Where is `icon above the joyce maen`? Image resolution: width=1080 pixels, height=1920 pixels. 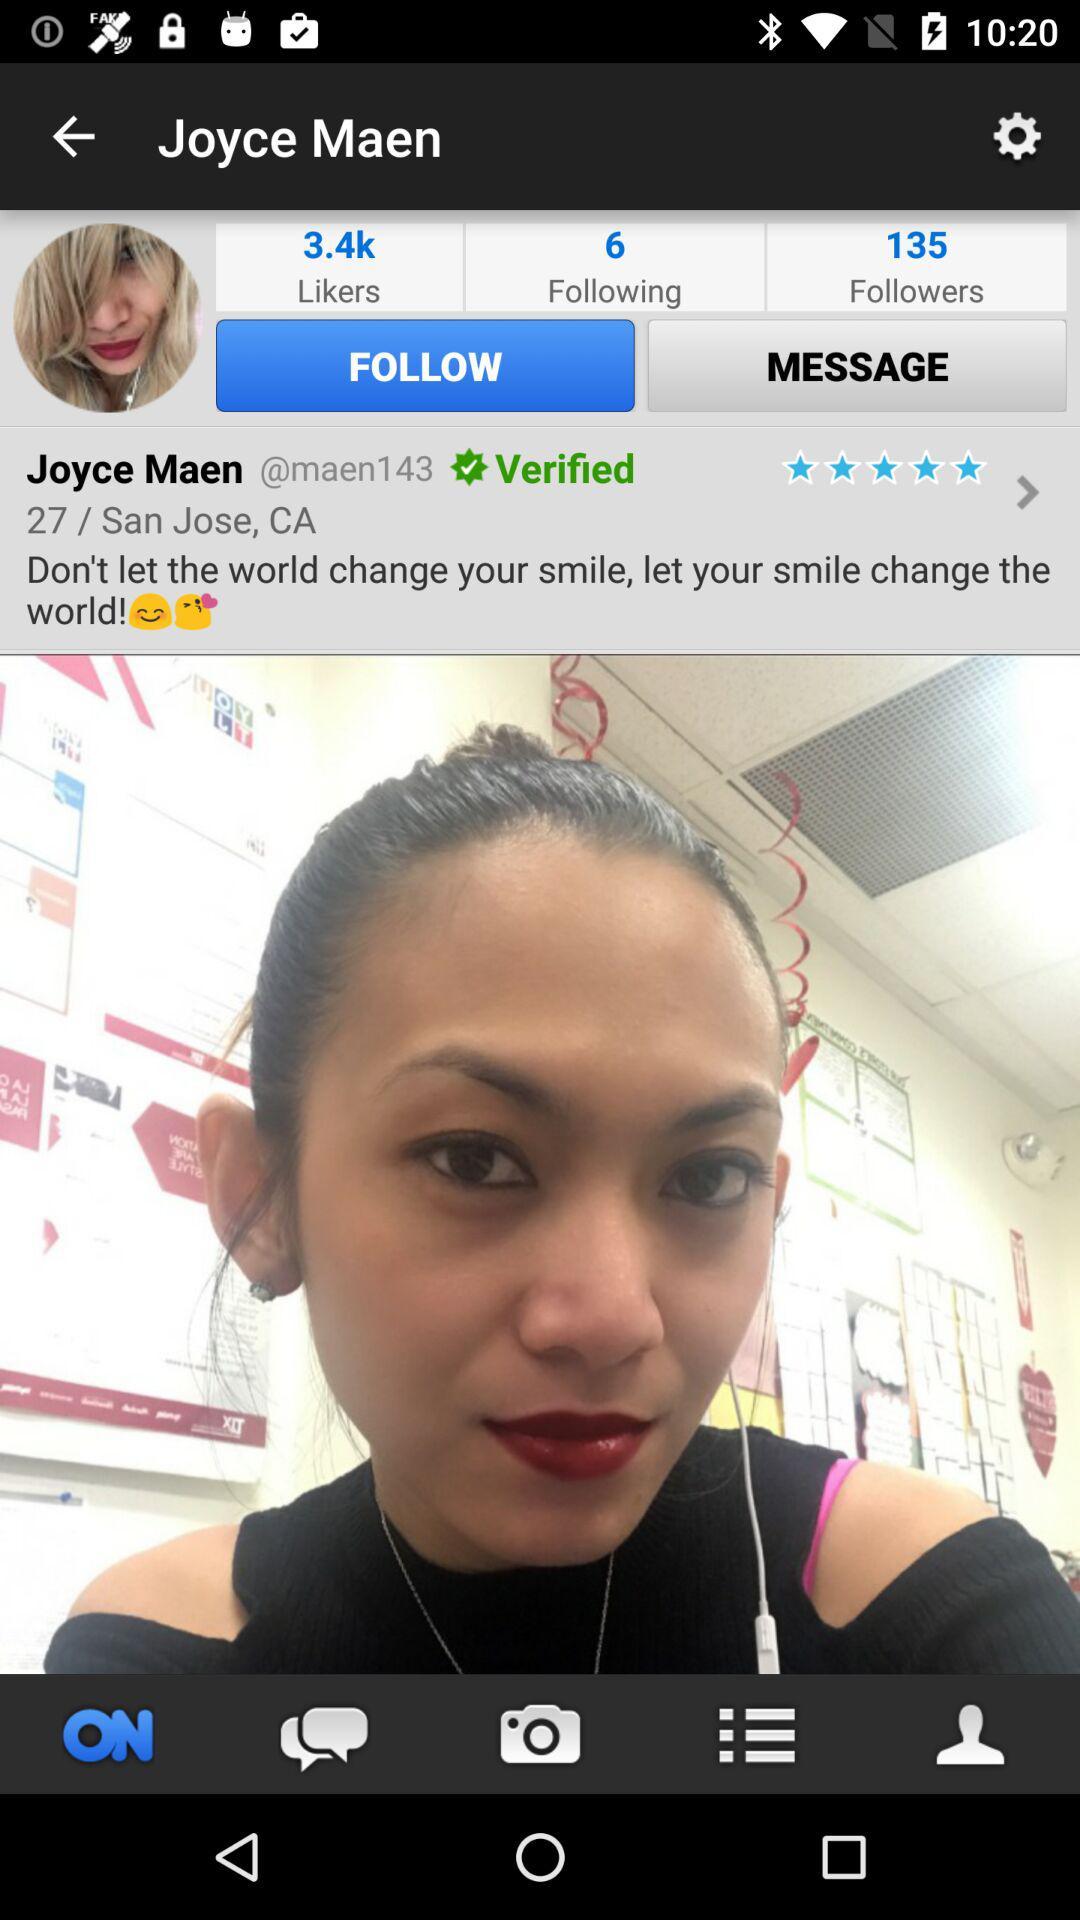 icon above the joyce maen is located at coordinates (540, 426).